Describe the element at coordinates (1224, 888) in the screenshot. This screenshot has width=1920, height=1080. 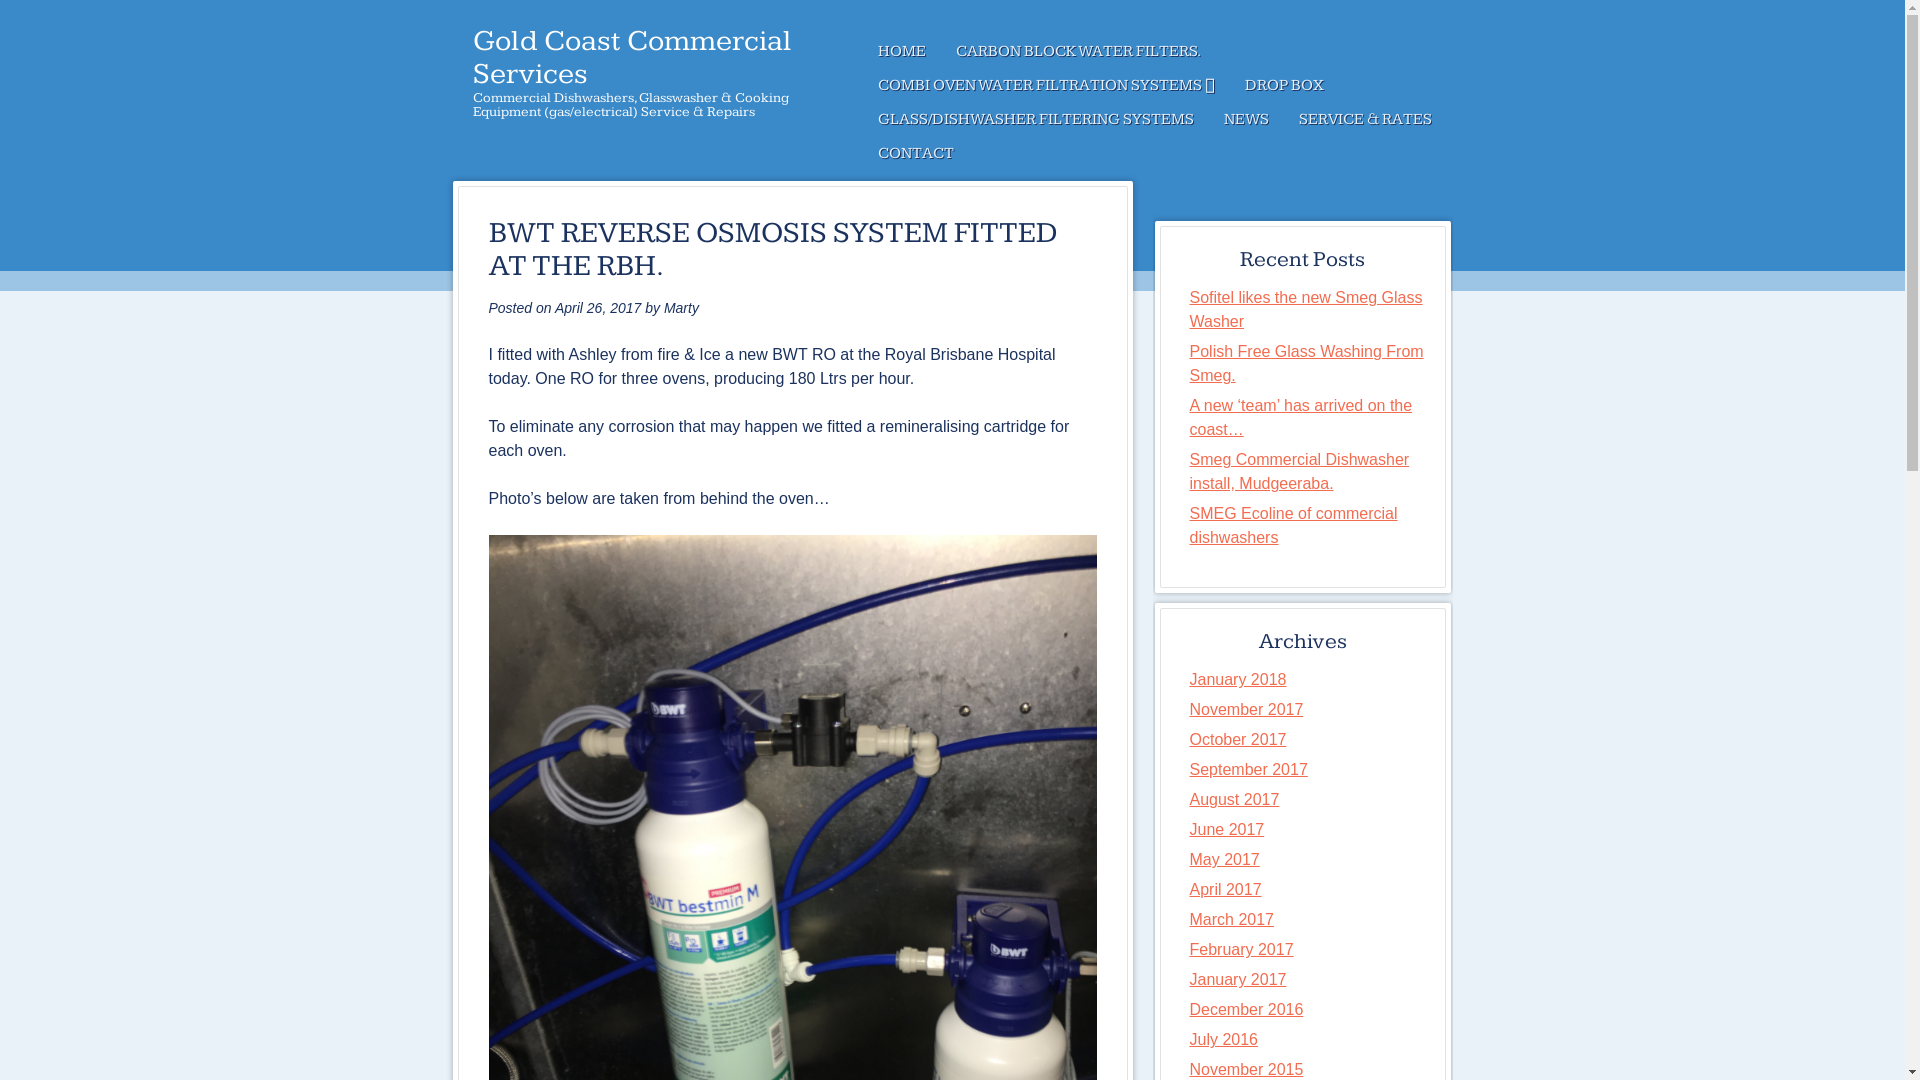
I see `'April 2017'` at that location.